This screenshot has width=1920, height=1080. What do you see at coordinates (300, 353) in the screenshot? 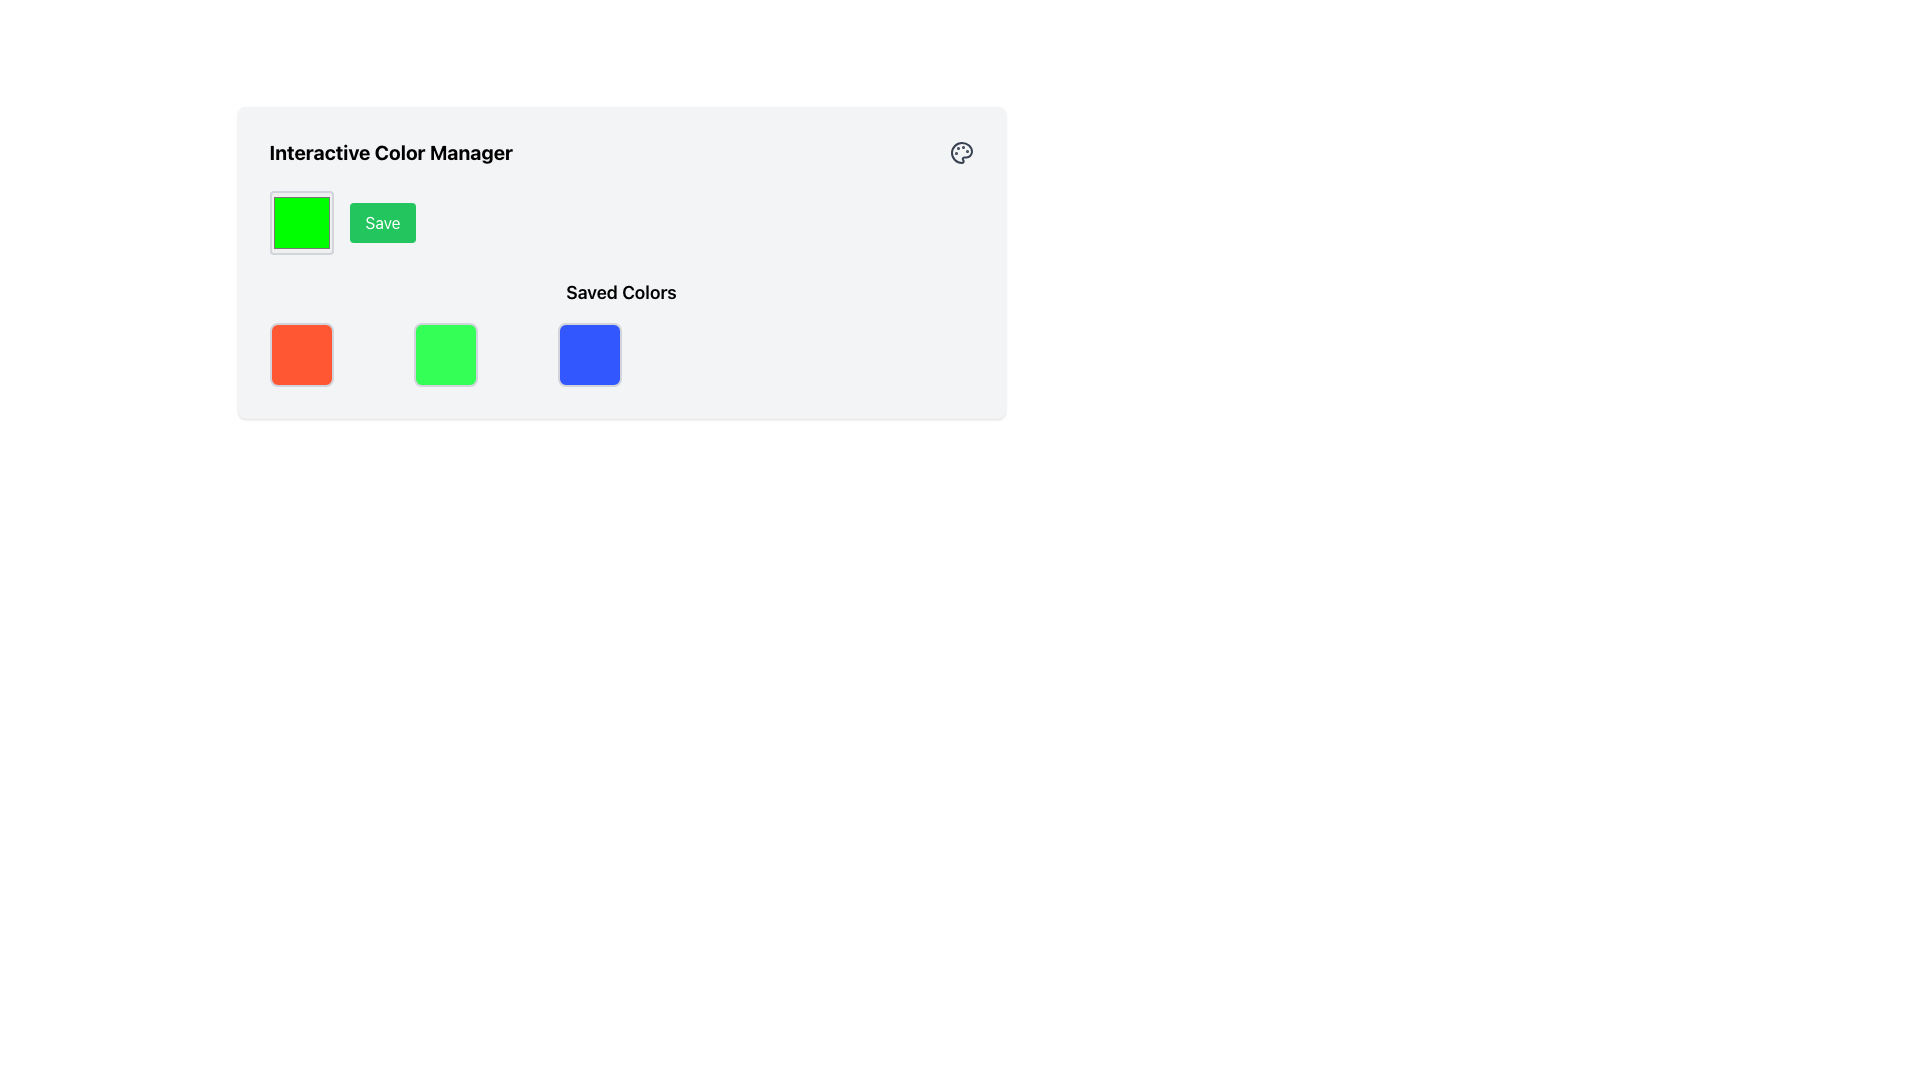
I see `the first square in the 'Interactive Color Manager' interface, which is a square-shaped UI component filled with bright orange color and has a light gray rounded border` at bounding box center [300, 353].